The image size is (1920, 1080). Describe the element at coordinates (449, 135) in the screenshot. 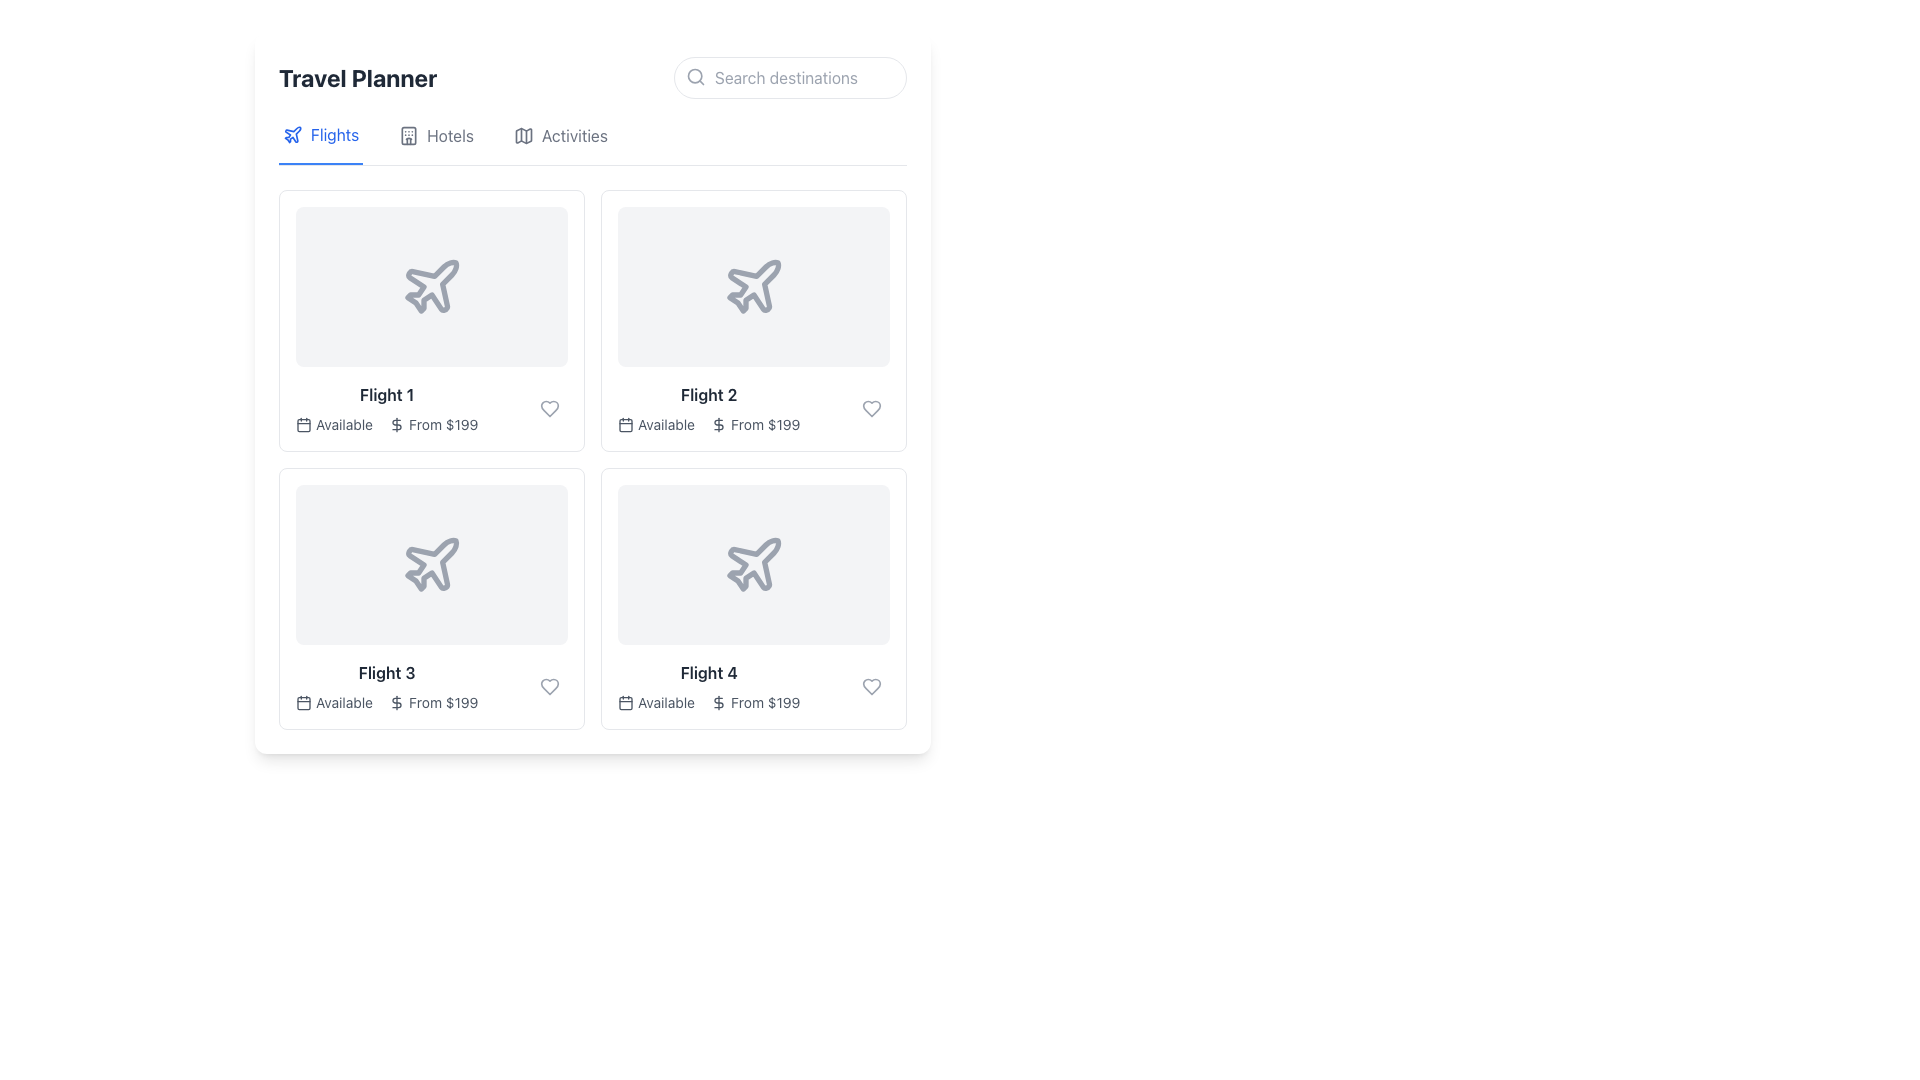

I see `the 'Hotels' text label in the navigation bar` at that location.